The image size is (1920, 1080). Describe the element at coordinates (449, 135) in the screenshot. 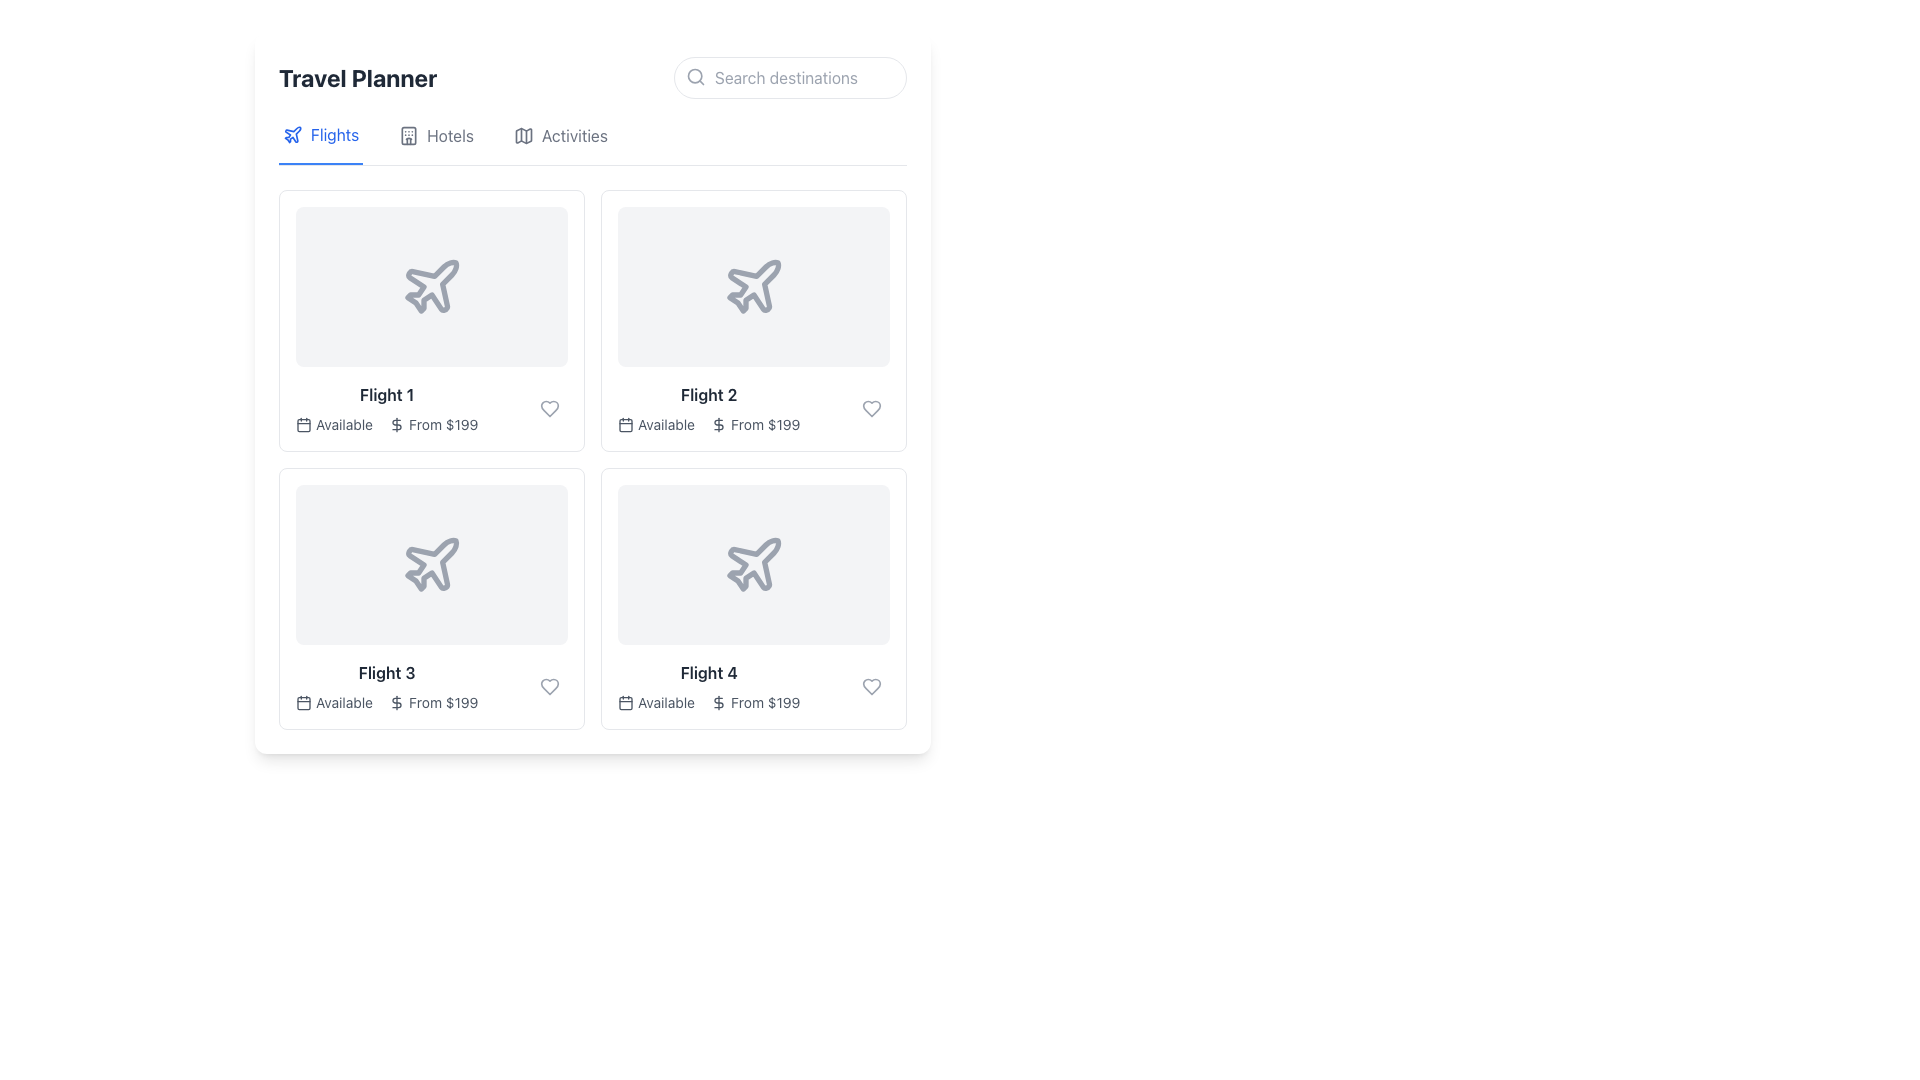

I see `the 'Hotels' text label in the navigation bar` at that location.